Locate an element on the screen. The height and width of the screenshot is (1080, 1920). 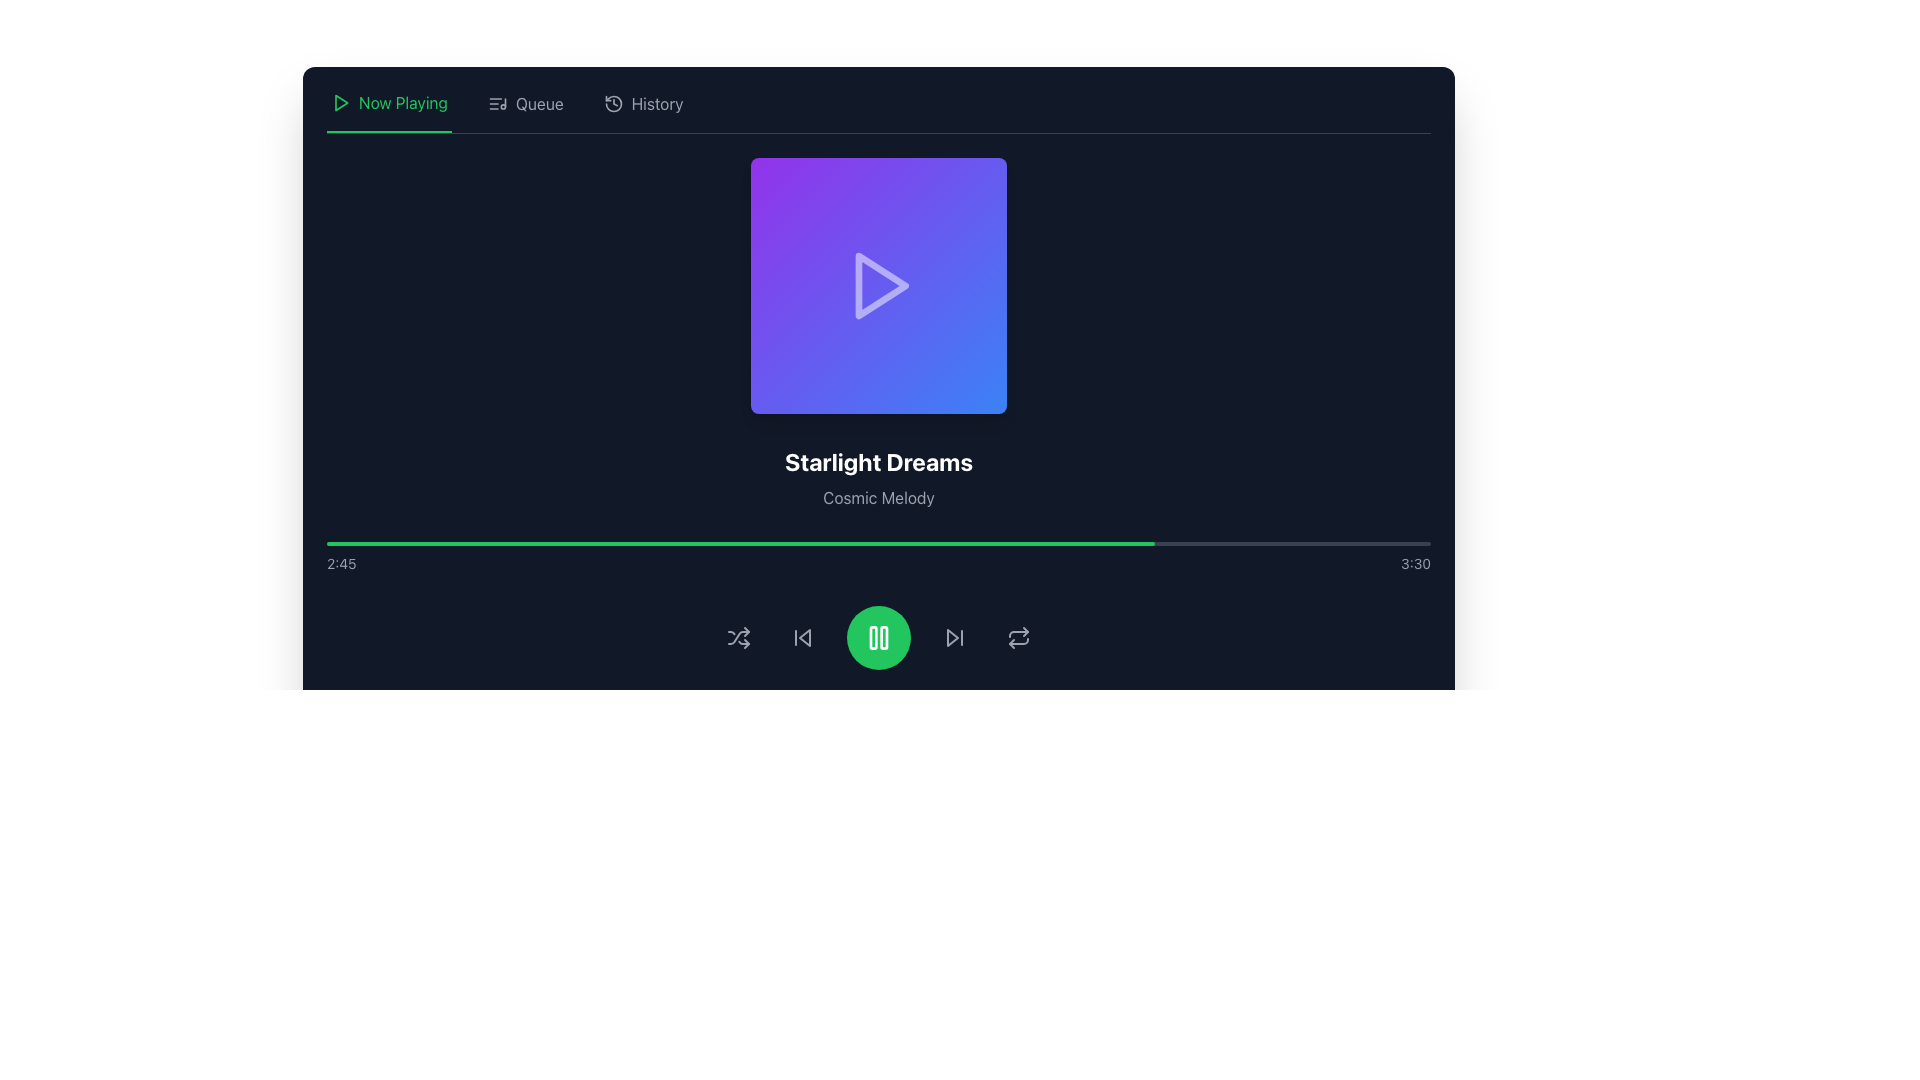
the playback button, which features a triangle play icon at the center of the interface is located at coordinates (878, 285).